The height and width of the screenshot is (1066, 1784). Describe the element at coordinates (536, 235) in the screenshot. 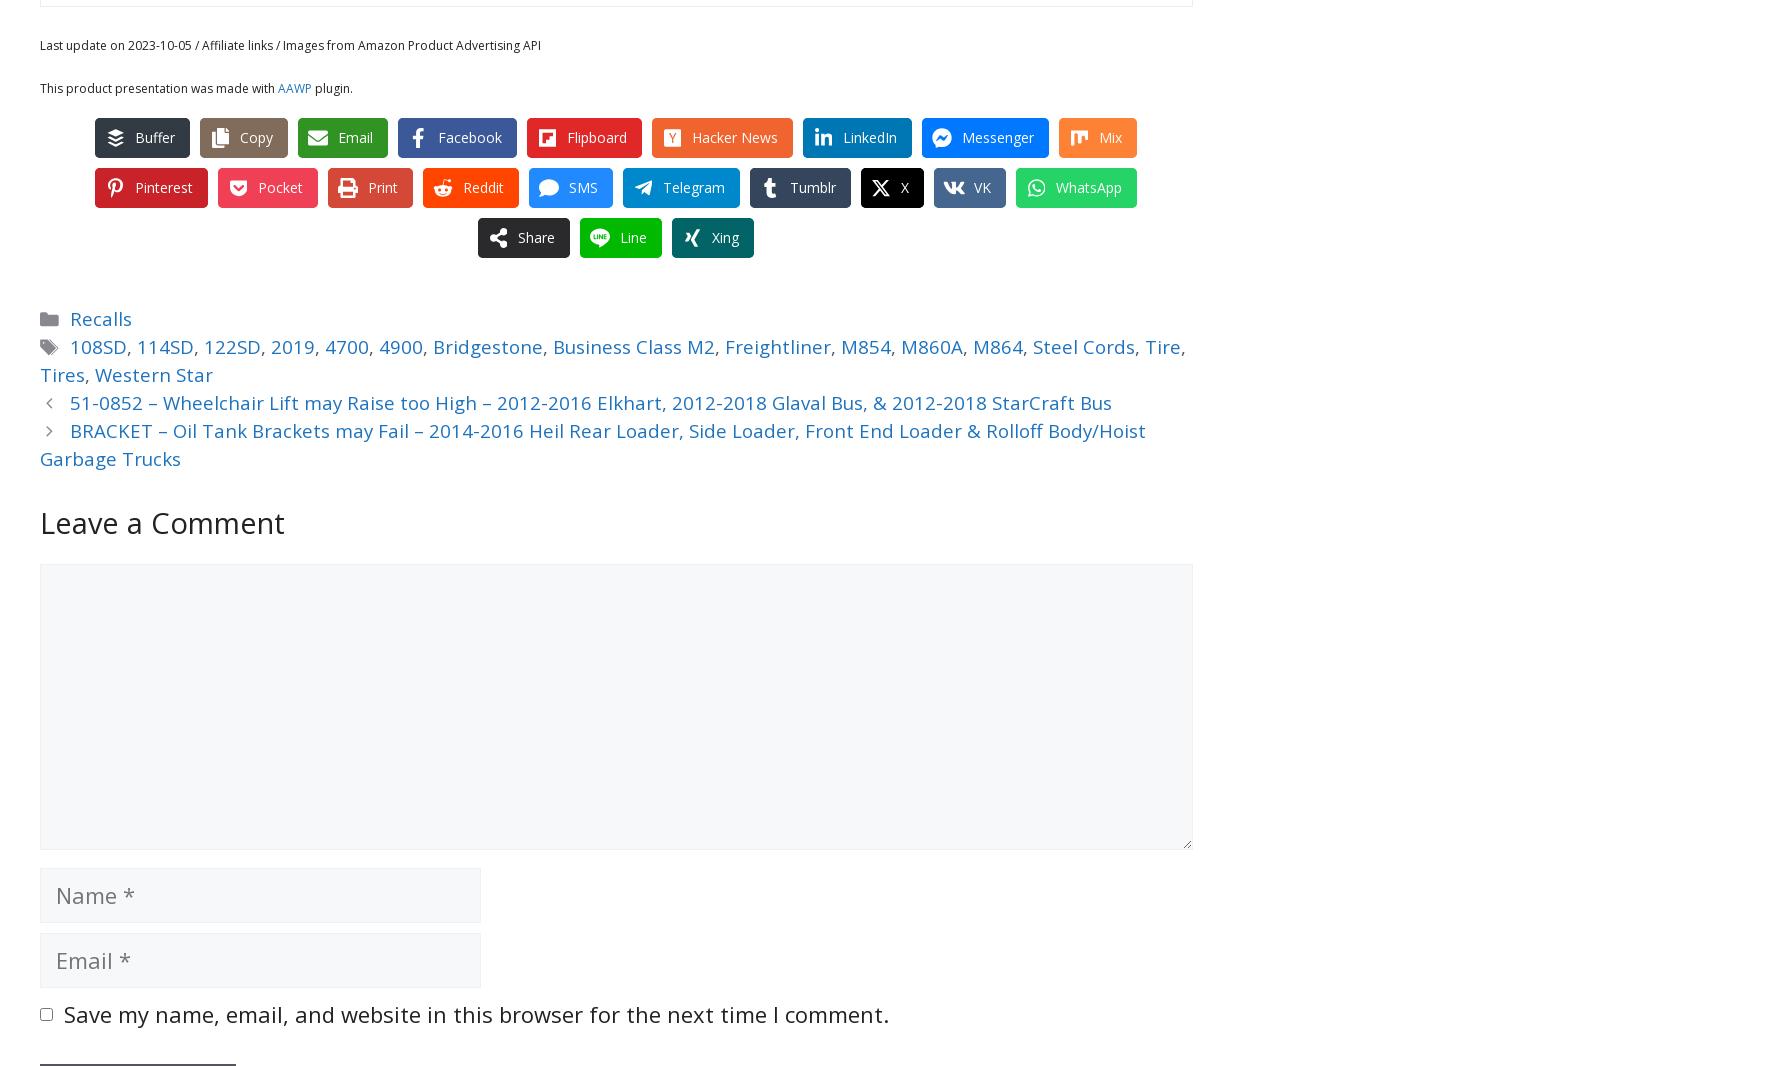

I see `'Share'` at that location.